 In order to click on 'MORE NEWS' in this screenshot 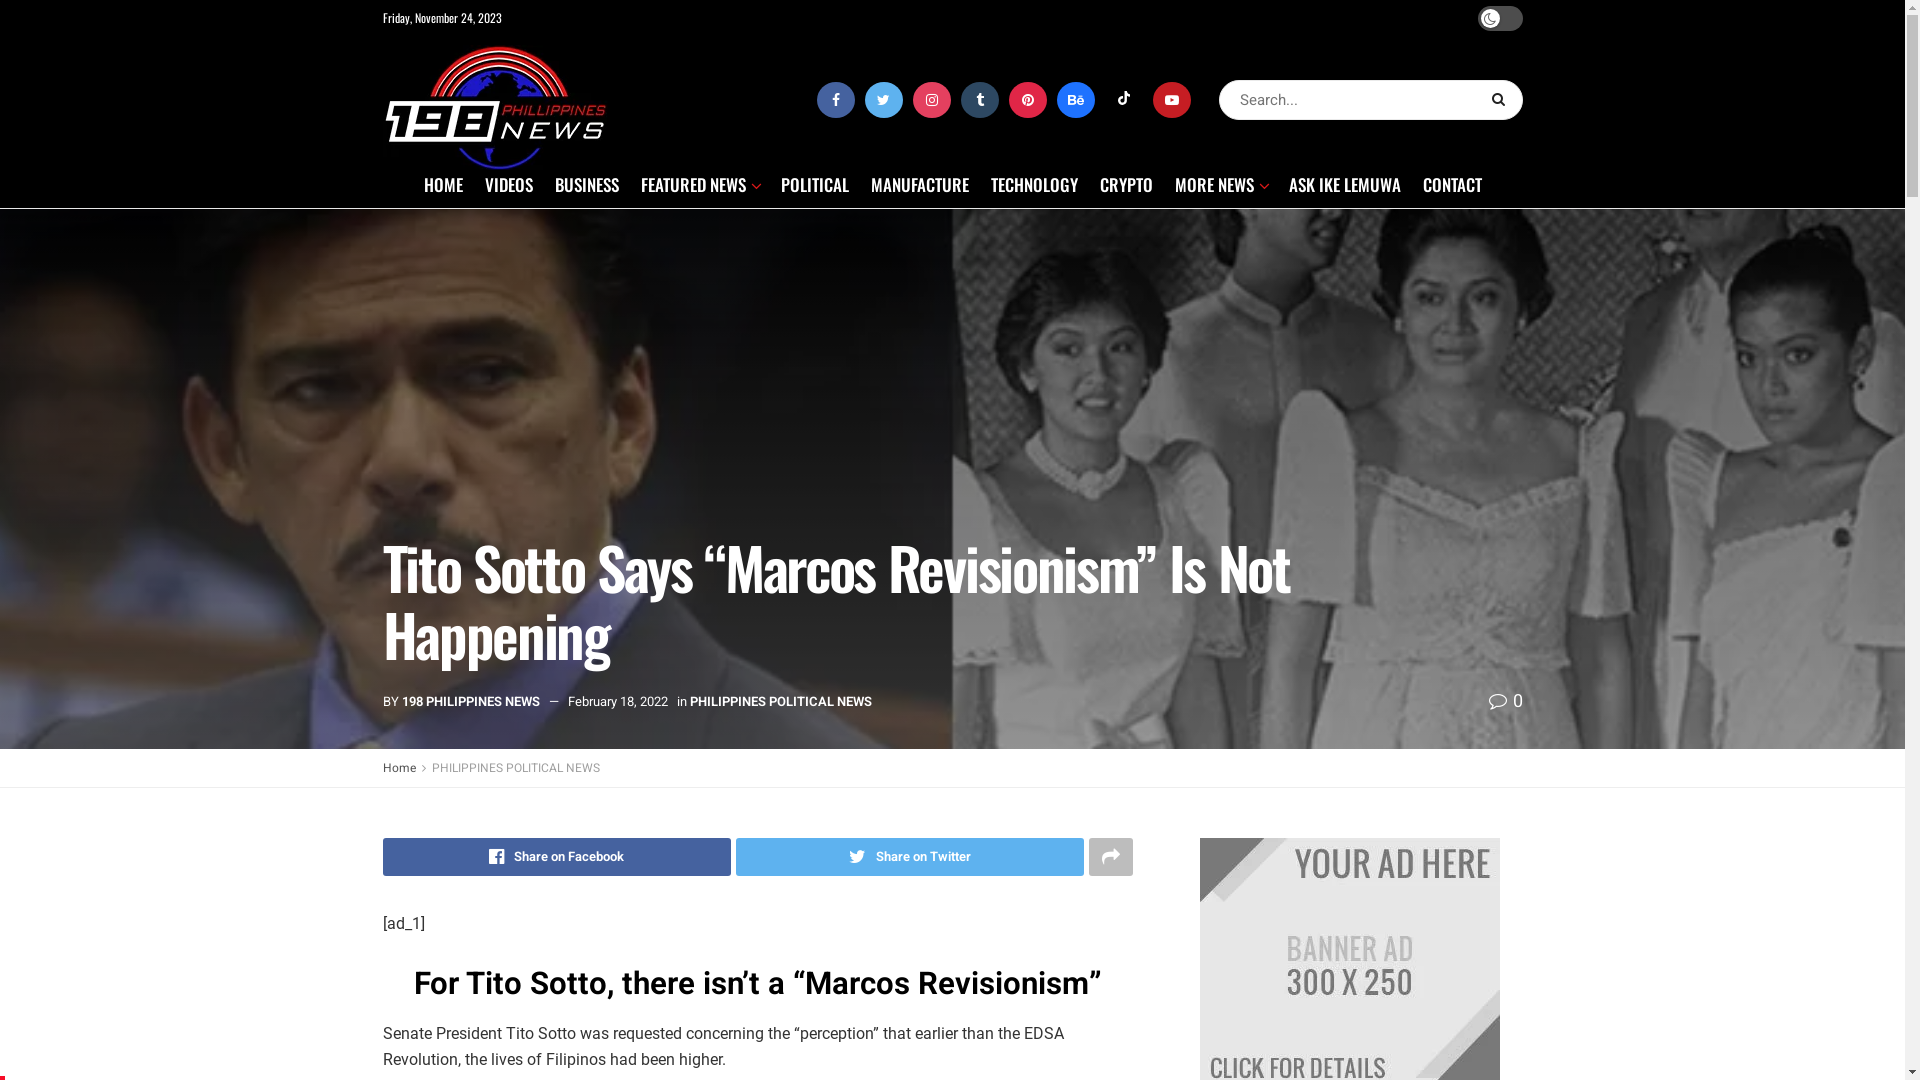, I will do `click(1218, 184)`.